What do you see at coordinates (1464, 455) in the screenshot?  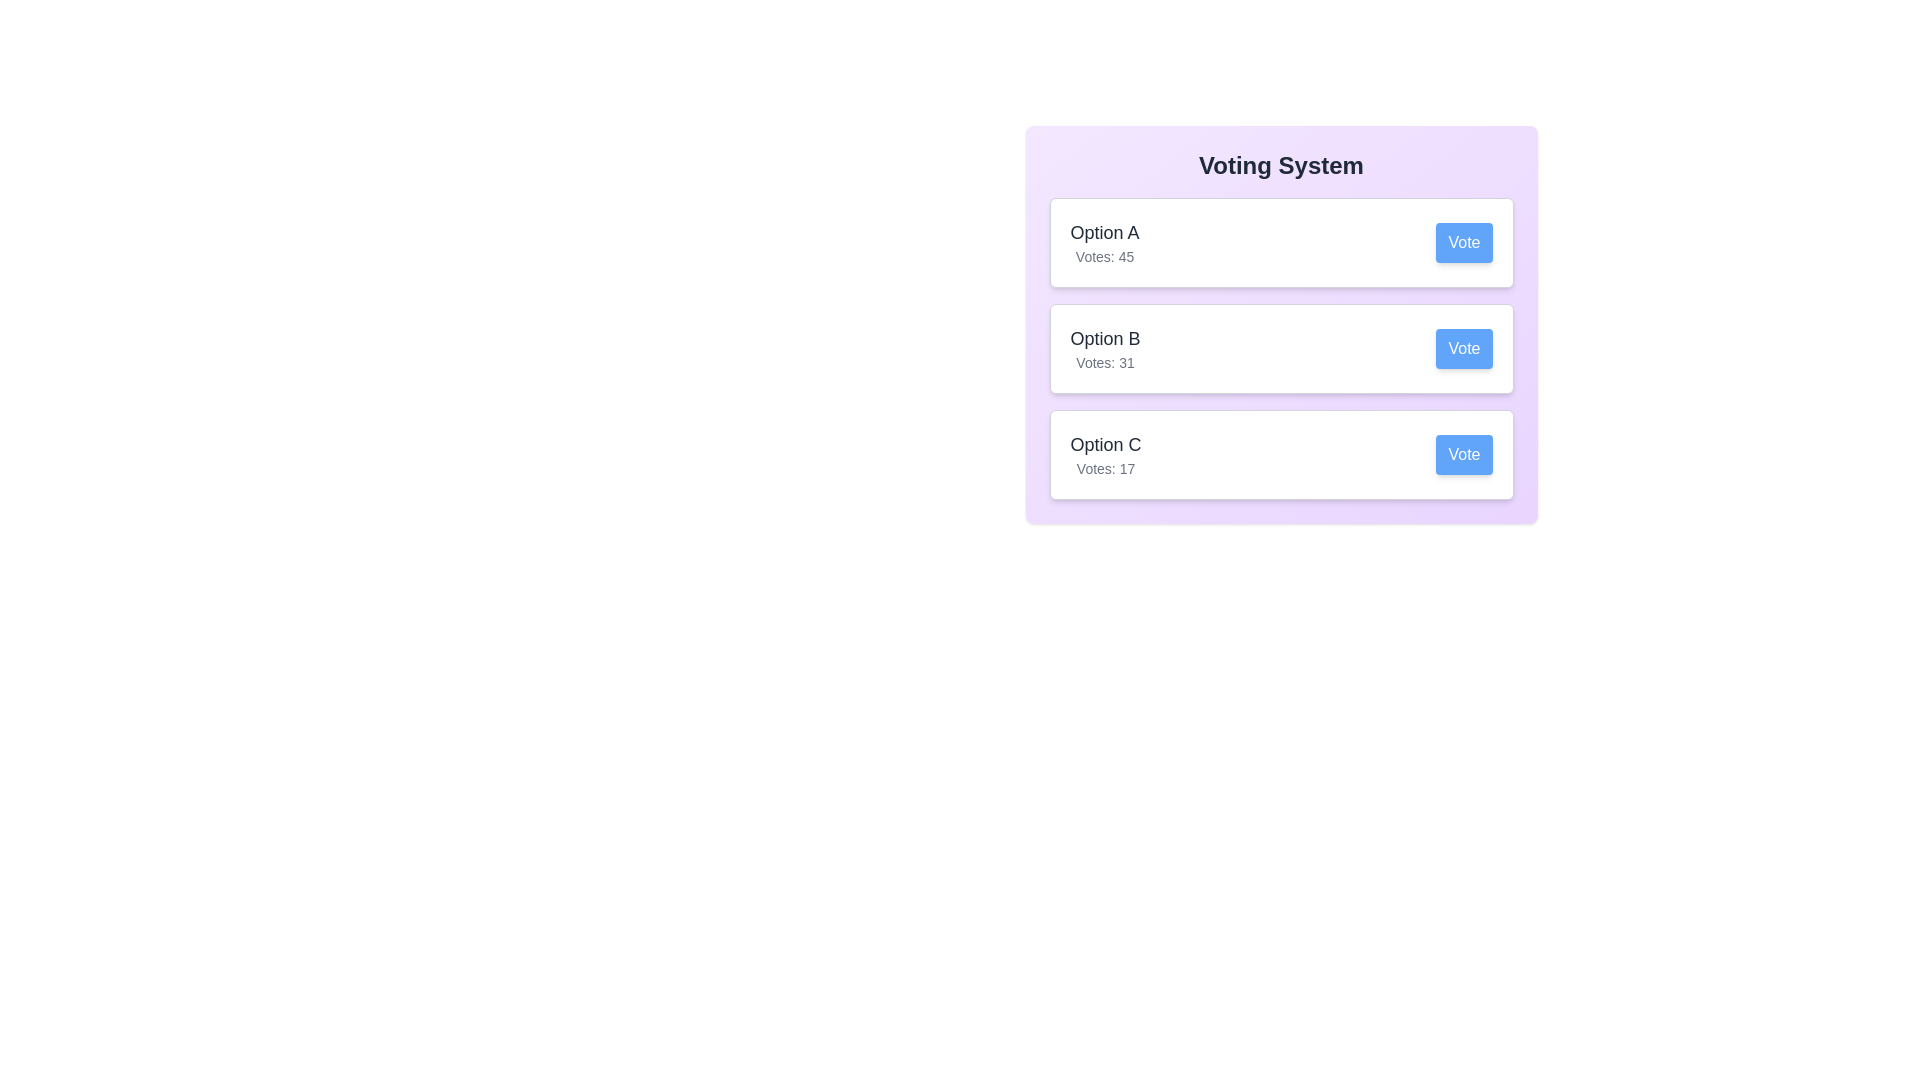 I see `the voting button for option C` at bounding box center [1464, 455].